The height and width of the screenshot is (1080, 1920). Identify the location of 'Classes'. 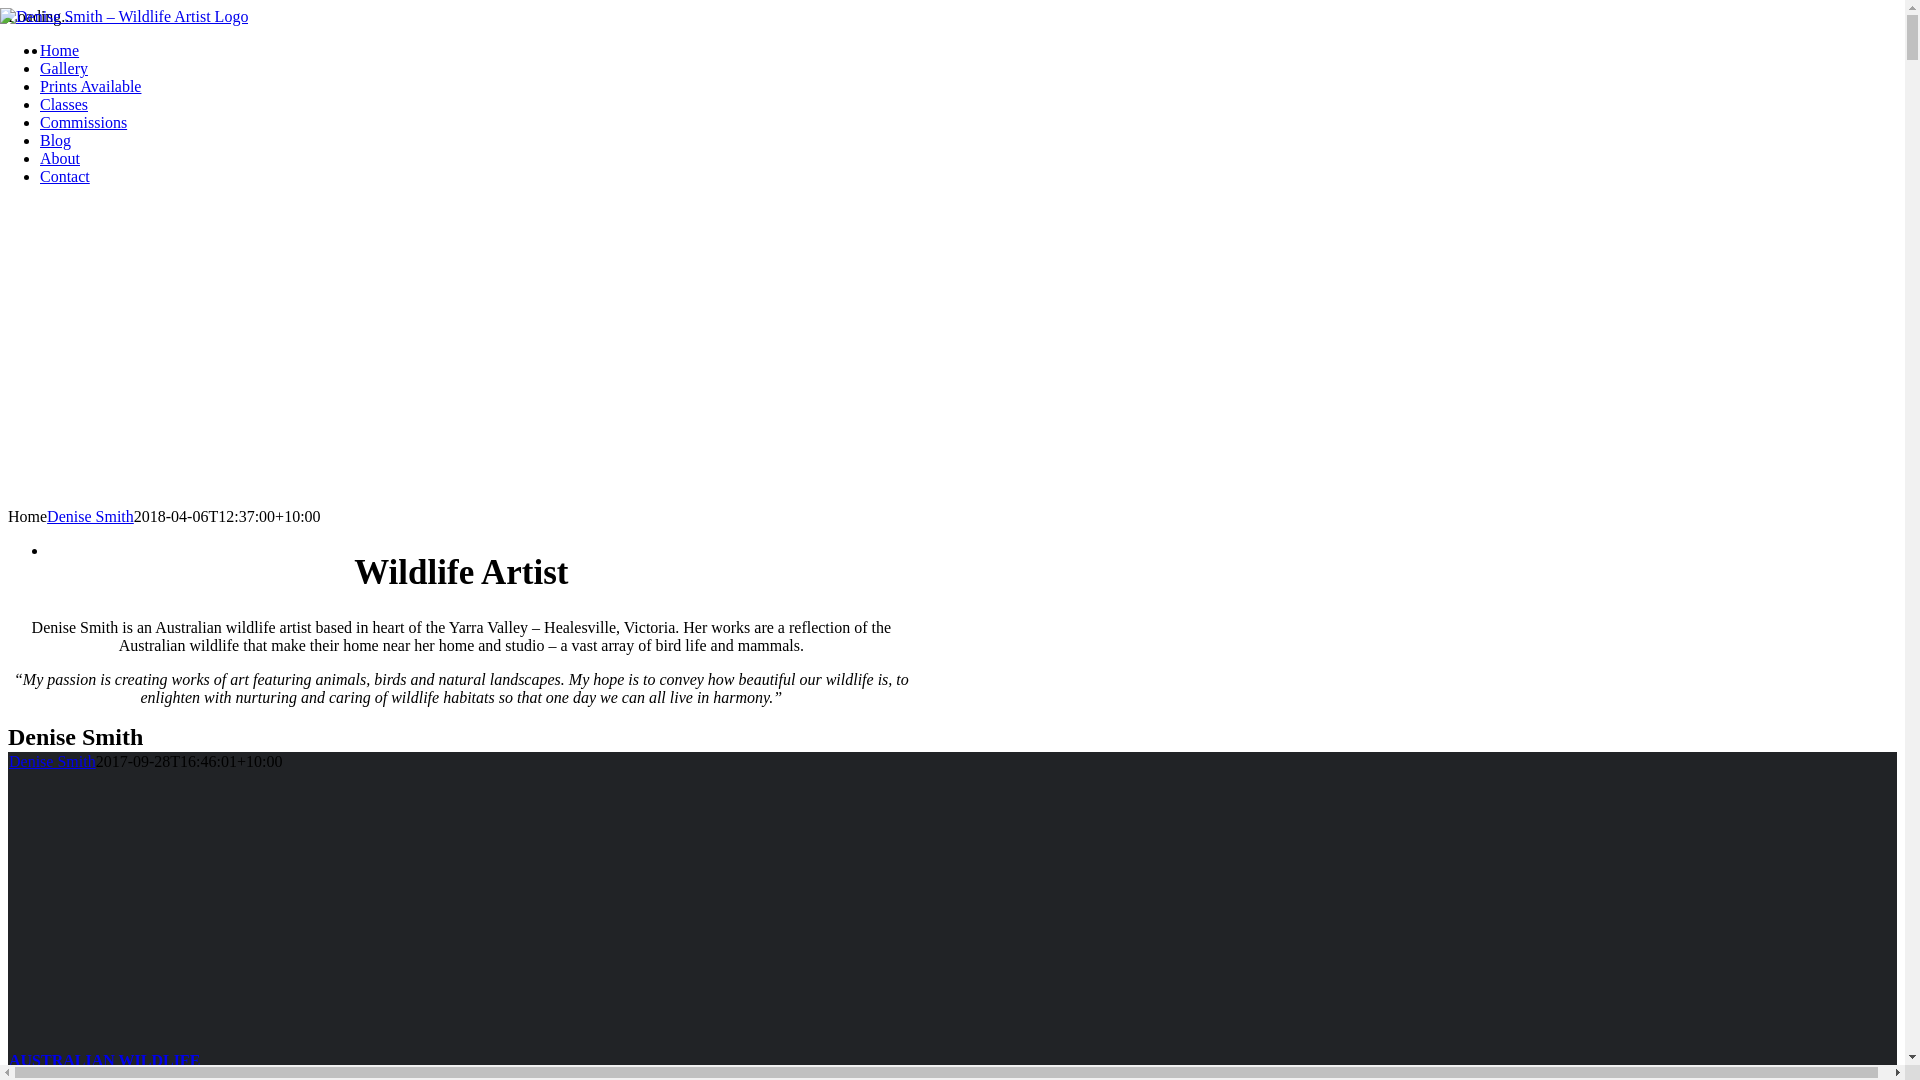
(63, 104).